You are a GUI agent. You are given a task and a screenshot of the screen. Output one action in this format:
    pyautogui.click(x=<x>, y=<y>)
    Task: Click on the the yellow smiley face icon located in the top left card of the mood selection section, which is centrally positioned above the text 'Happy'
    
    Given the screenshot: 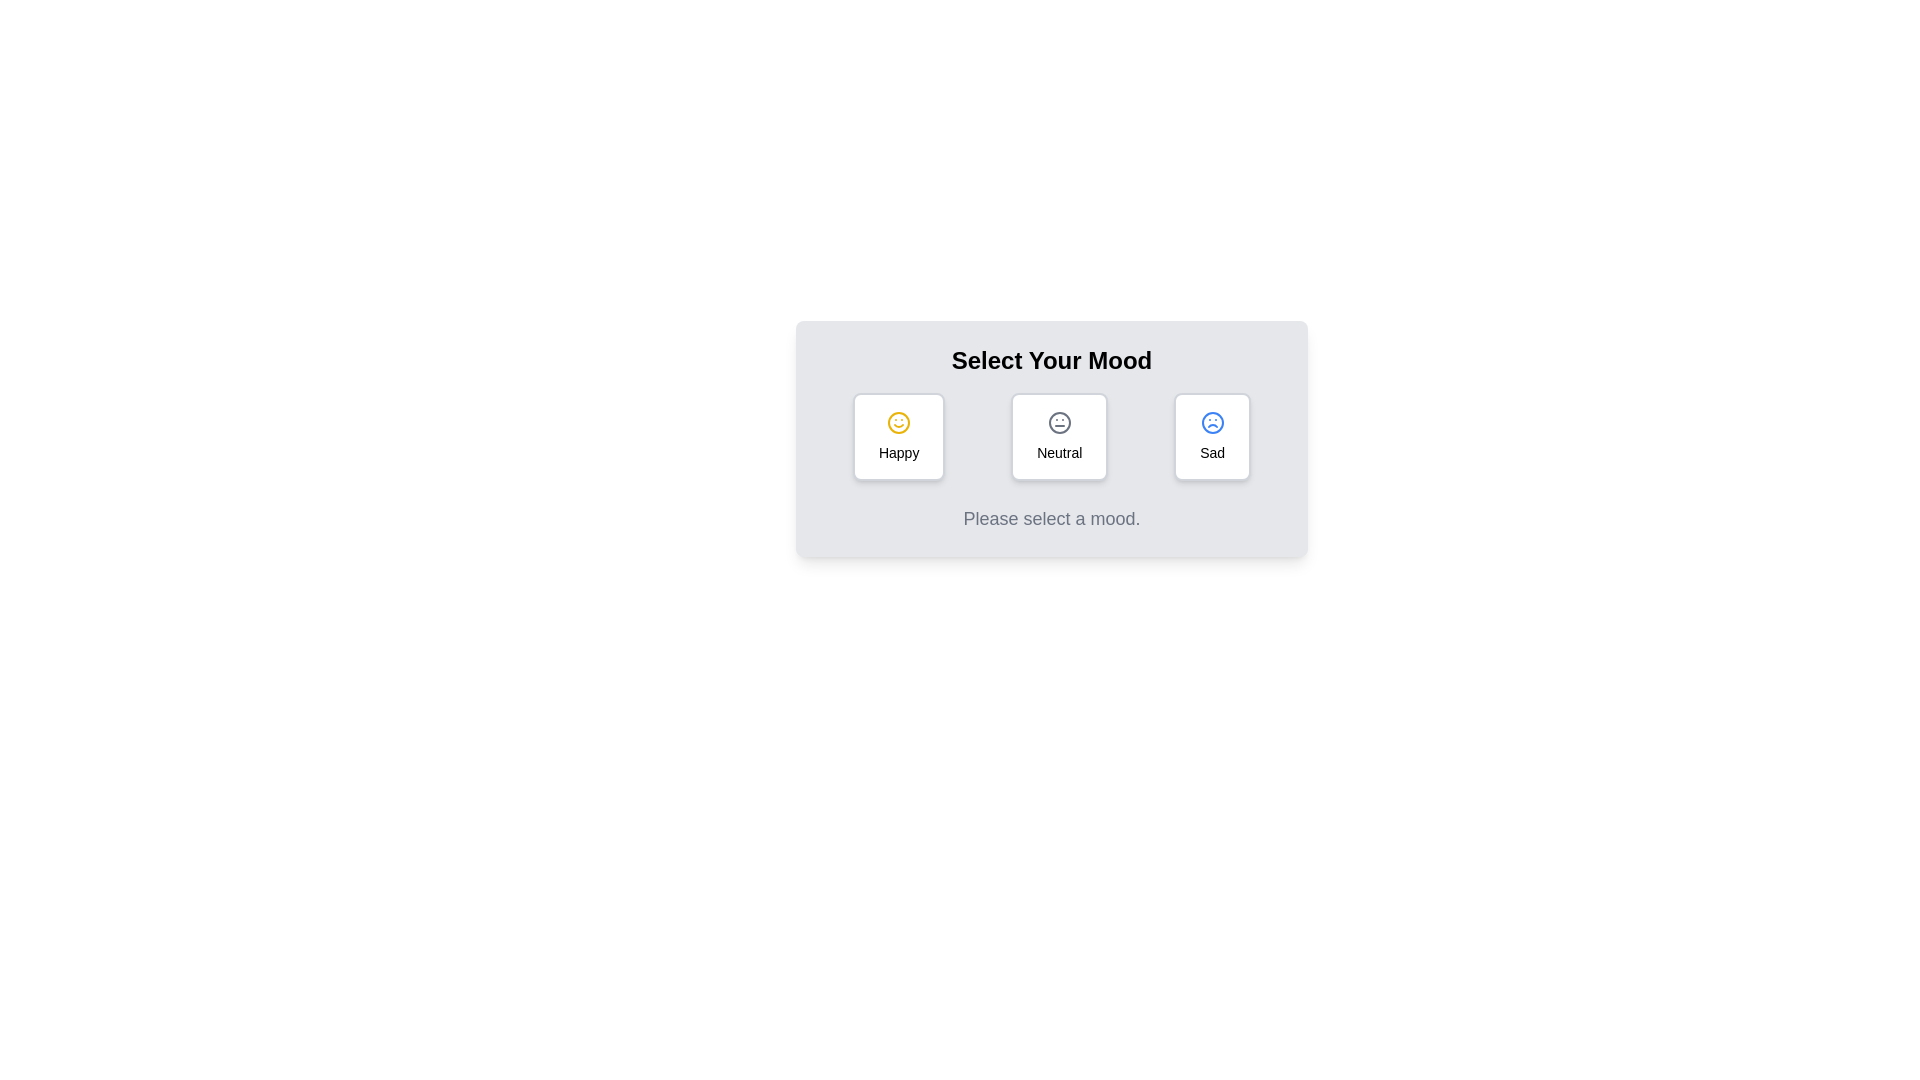 What is the action you would take?
    pyautogui.click(x=898, y=422)
    